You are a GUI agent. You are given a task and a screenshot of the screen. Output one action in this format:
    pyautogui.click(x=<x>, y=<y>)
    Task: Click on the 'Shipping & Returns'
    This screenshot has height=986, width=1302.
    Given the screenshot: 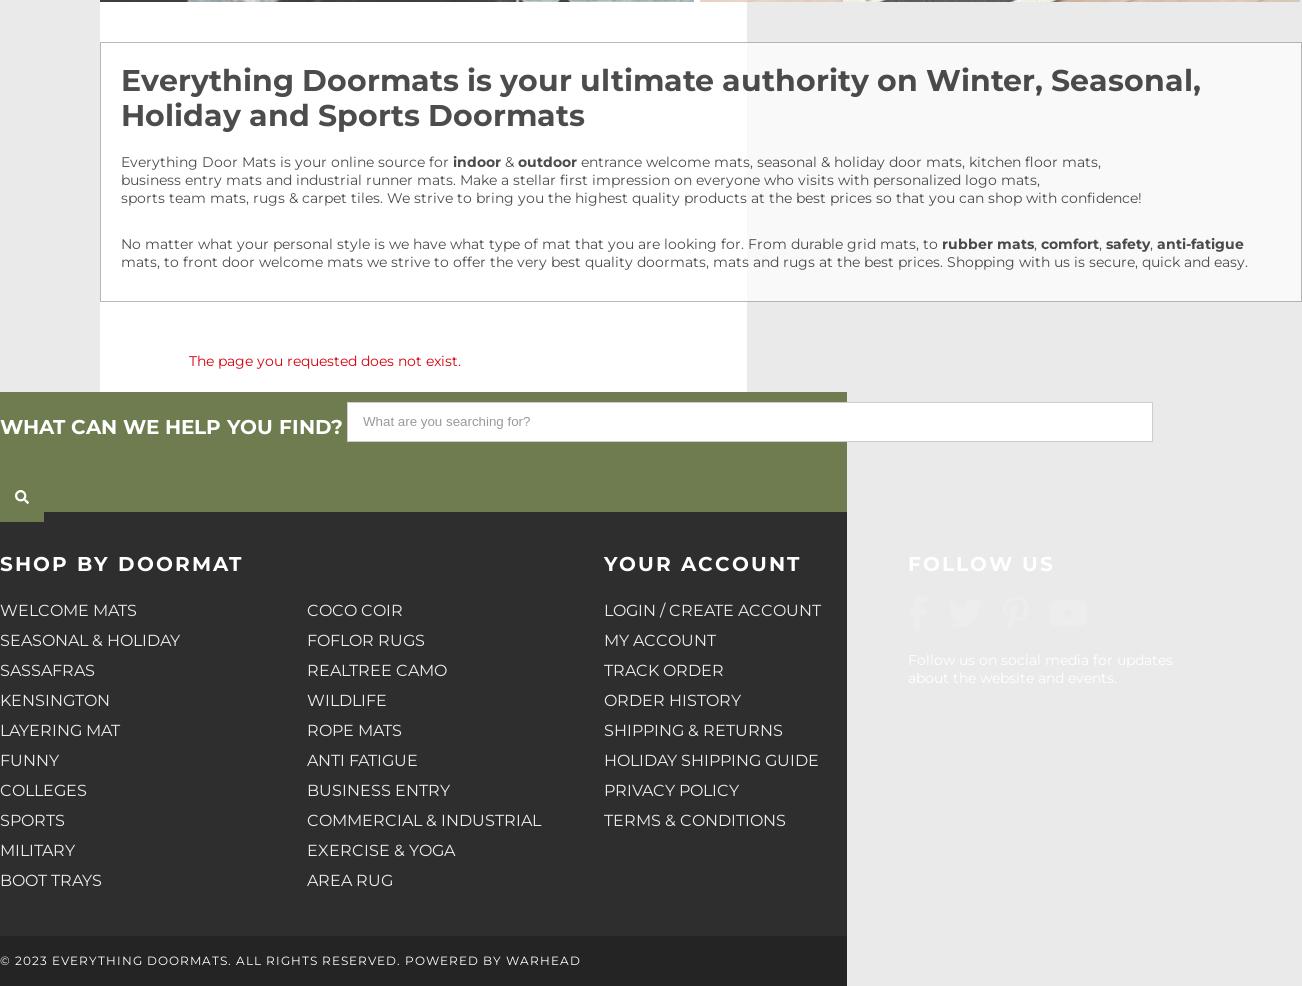 What is the action you would take?
    pyautogui.click(x=602, y=729)
    